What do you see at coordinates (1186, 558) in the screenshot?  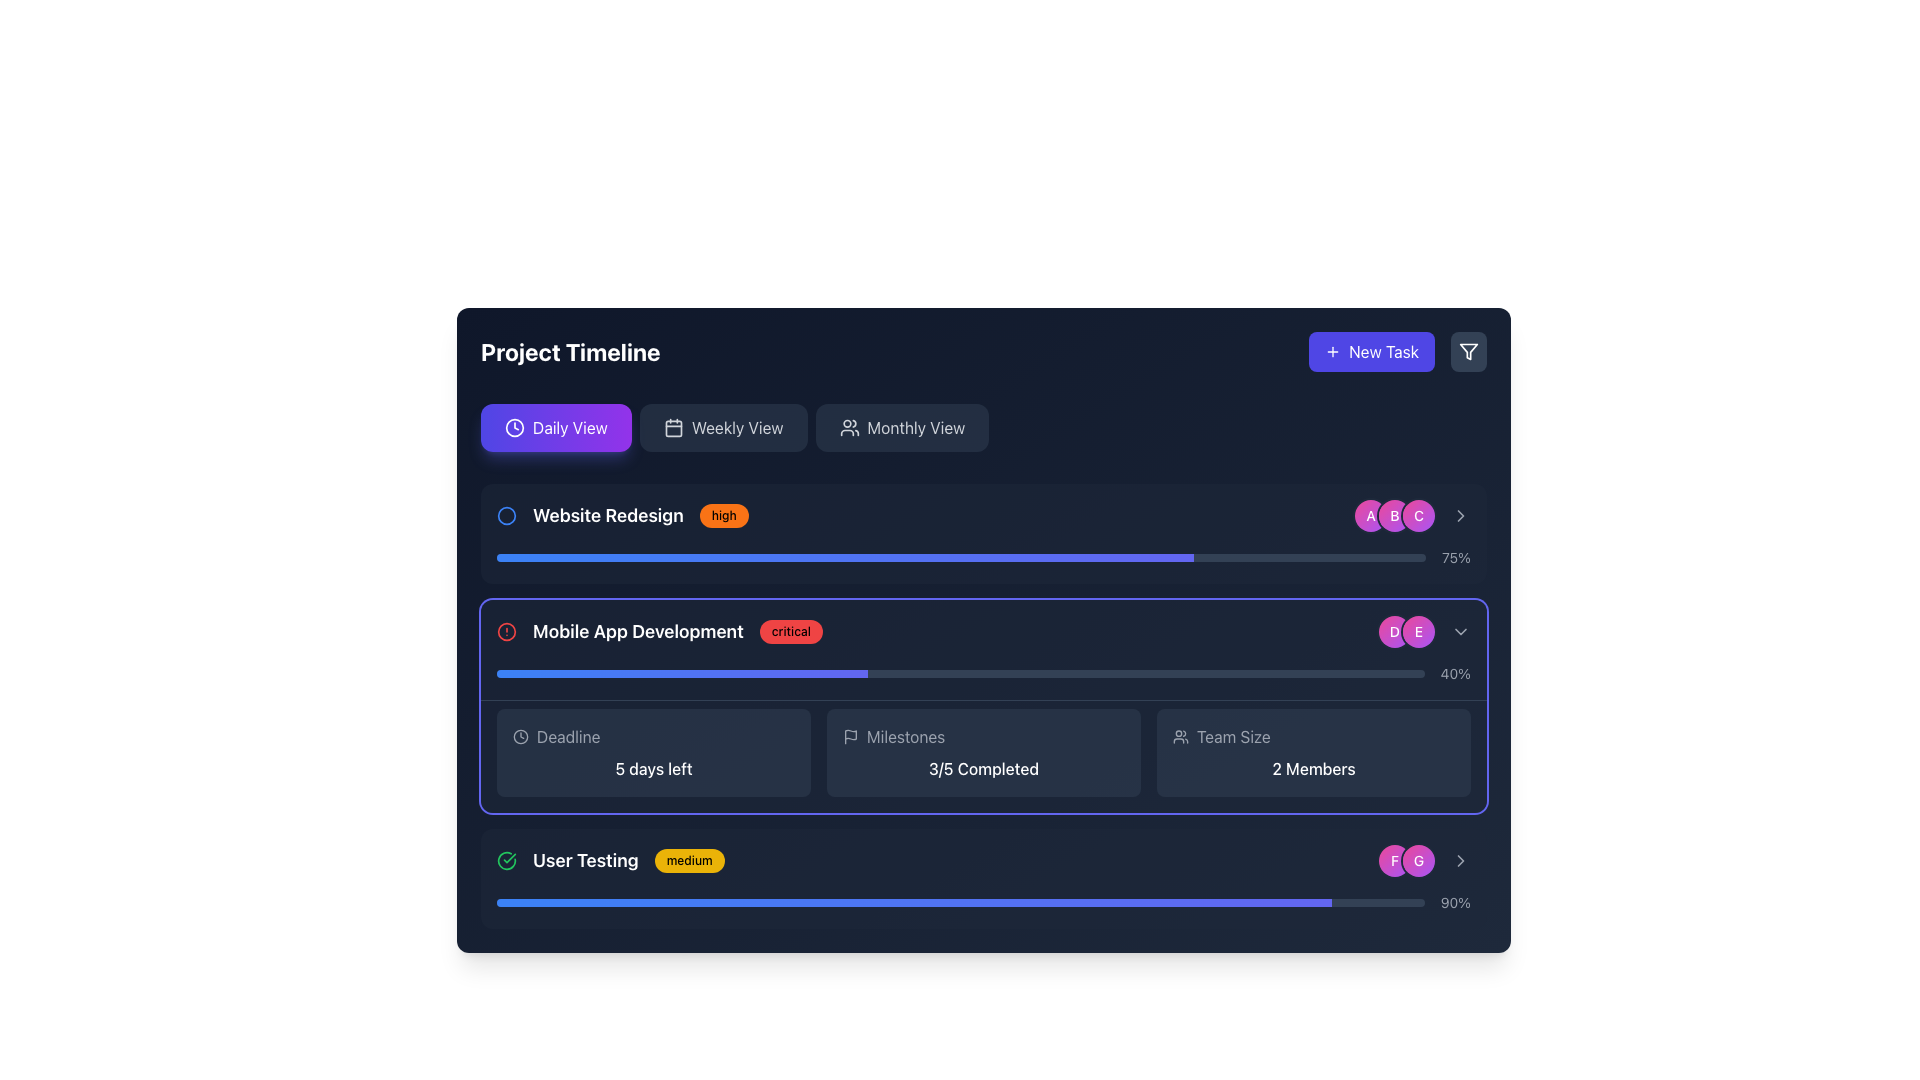 I see `progress` at bounding box center [1186, 558].